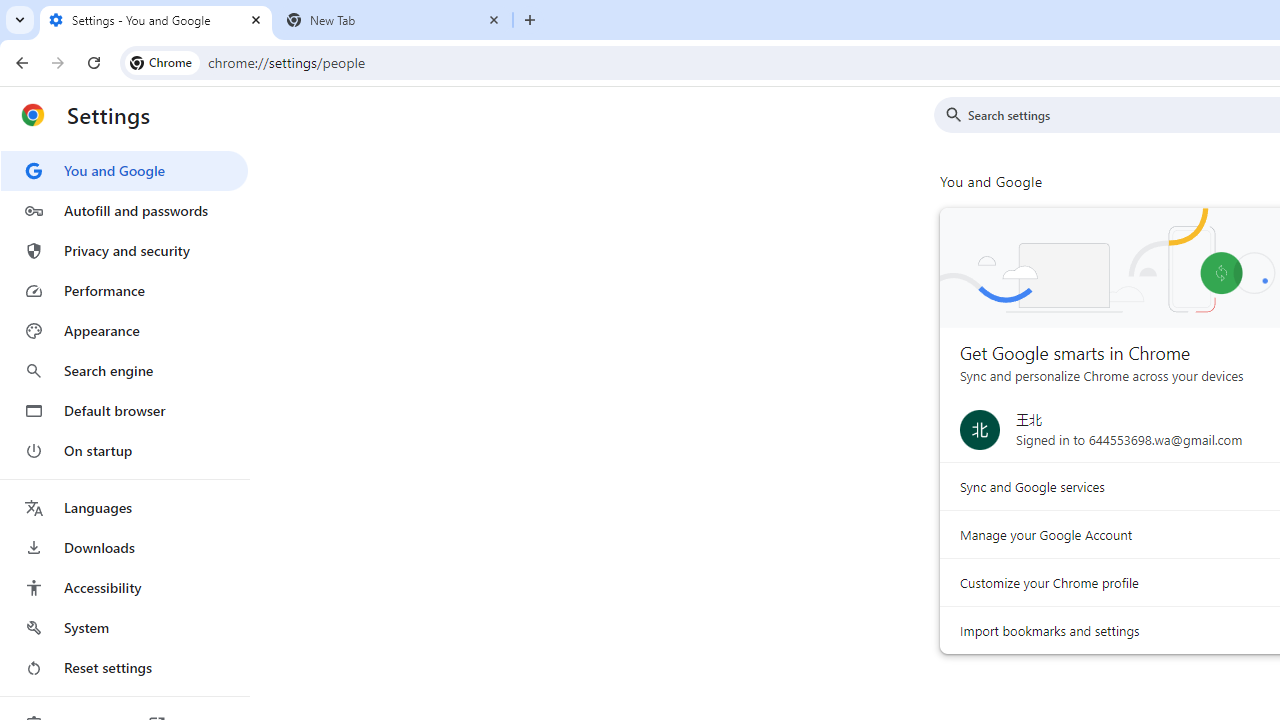  Describe the element at coordinates (123, 451) in the screenshot. I see `'On startup'` at that location.